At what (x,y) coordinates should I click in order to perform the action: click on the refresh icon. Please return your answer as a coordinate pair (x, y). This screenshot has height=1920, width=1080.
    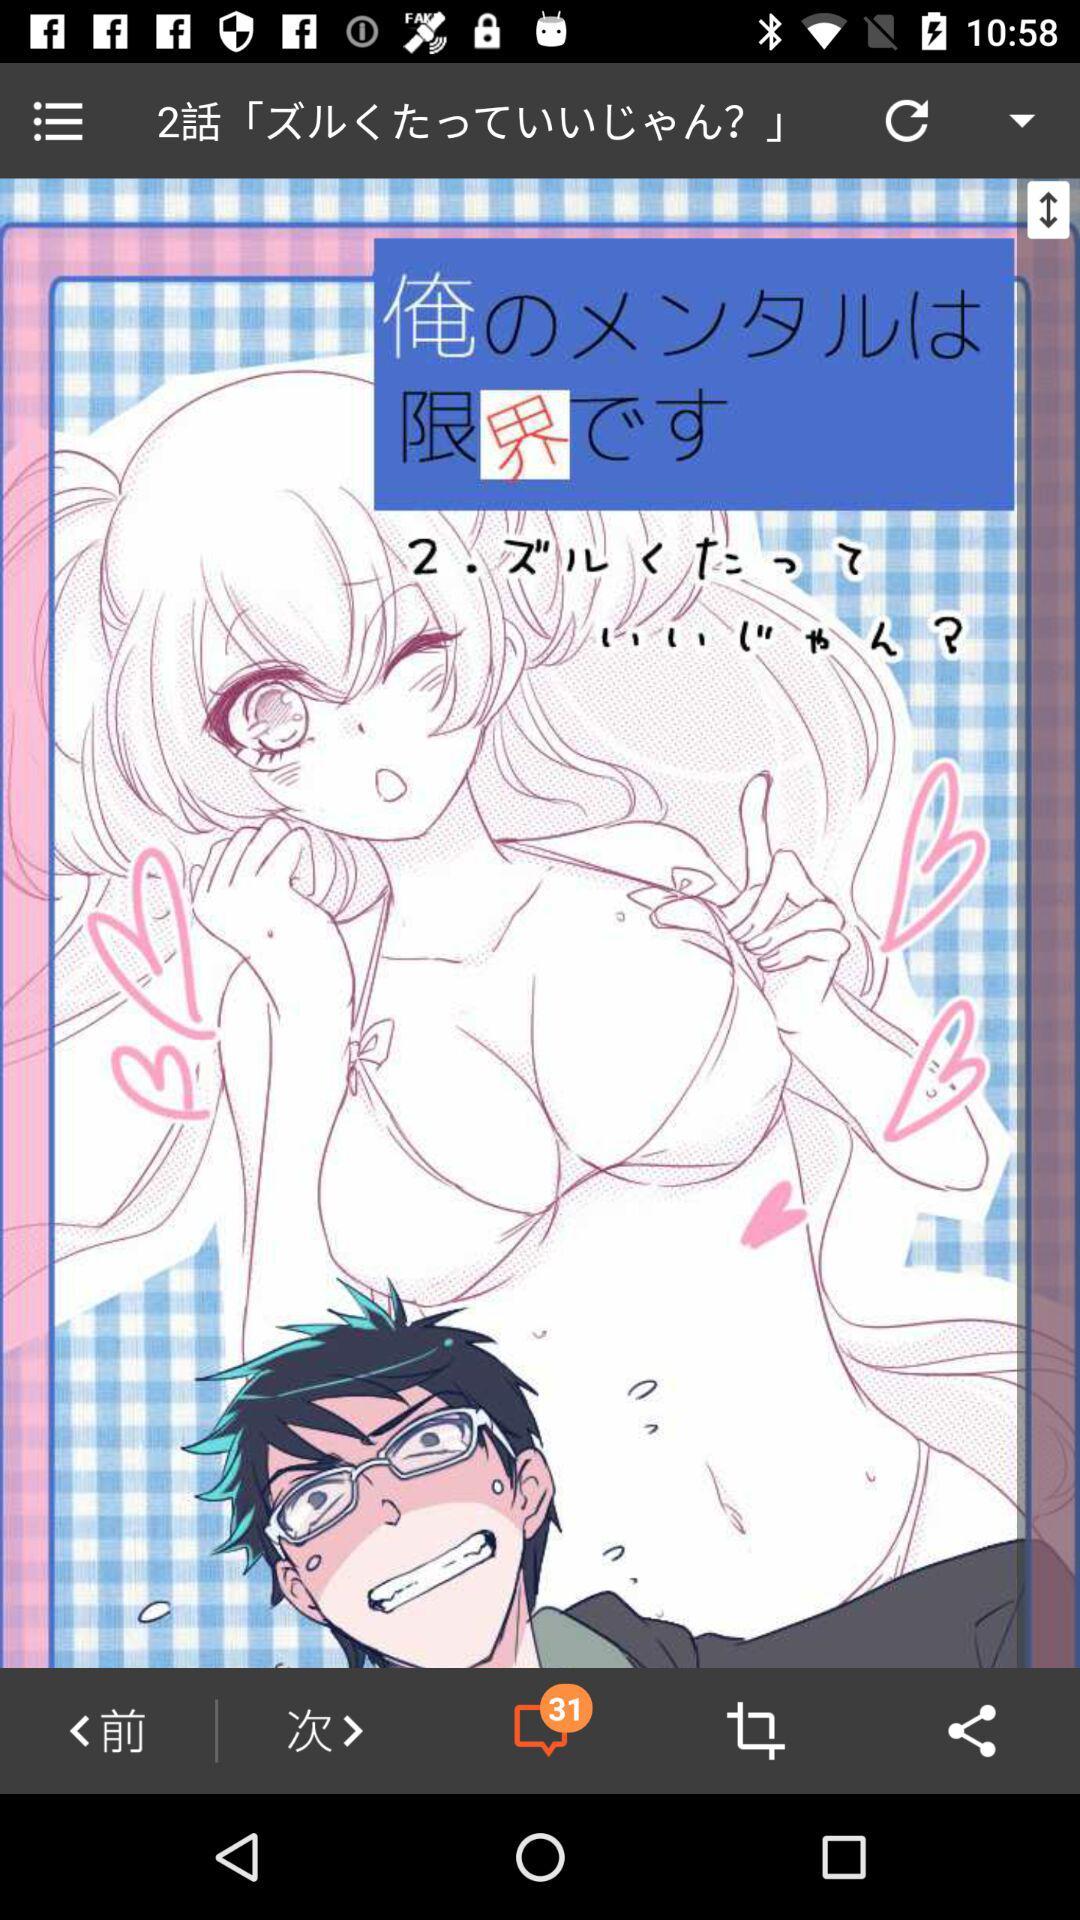
    Looking at the image, I should click on (906, 119).